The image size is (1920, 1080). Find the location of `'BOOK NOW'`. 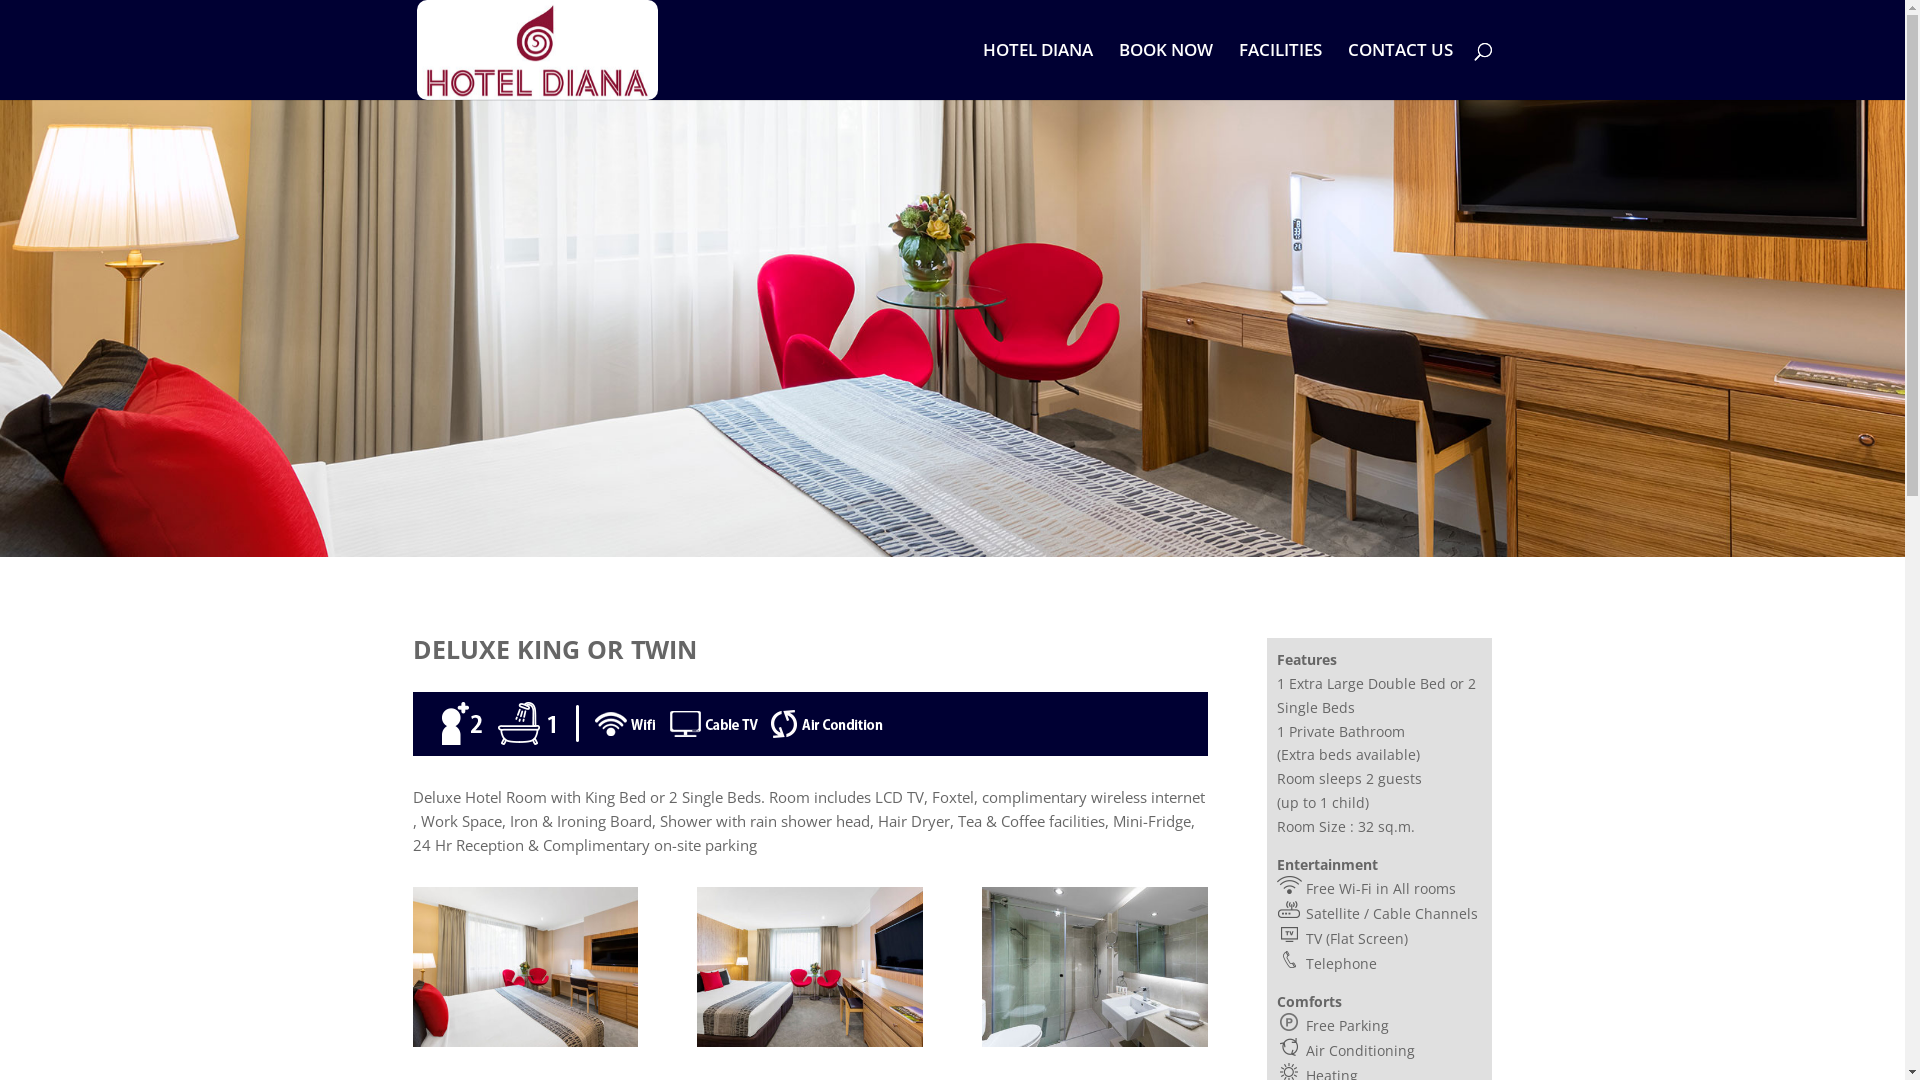

'BOOK NOW' is located at coordinates (1165, 70).